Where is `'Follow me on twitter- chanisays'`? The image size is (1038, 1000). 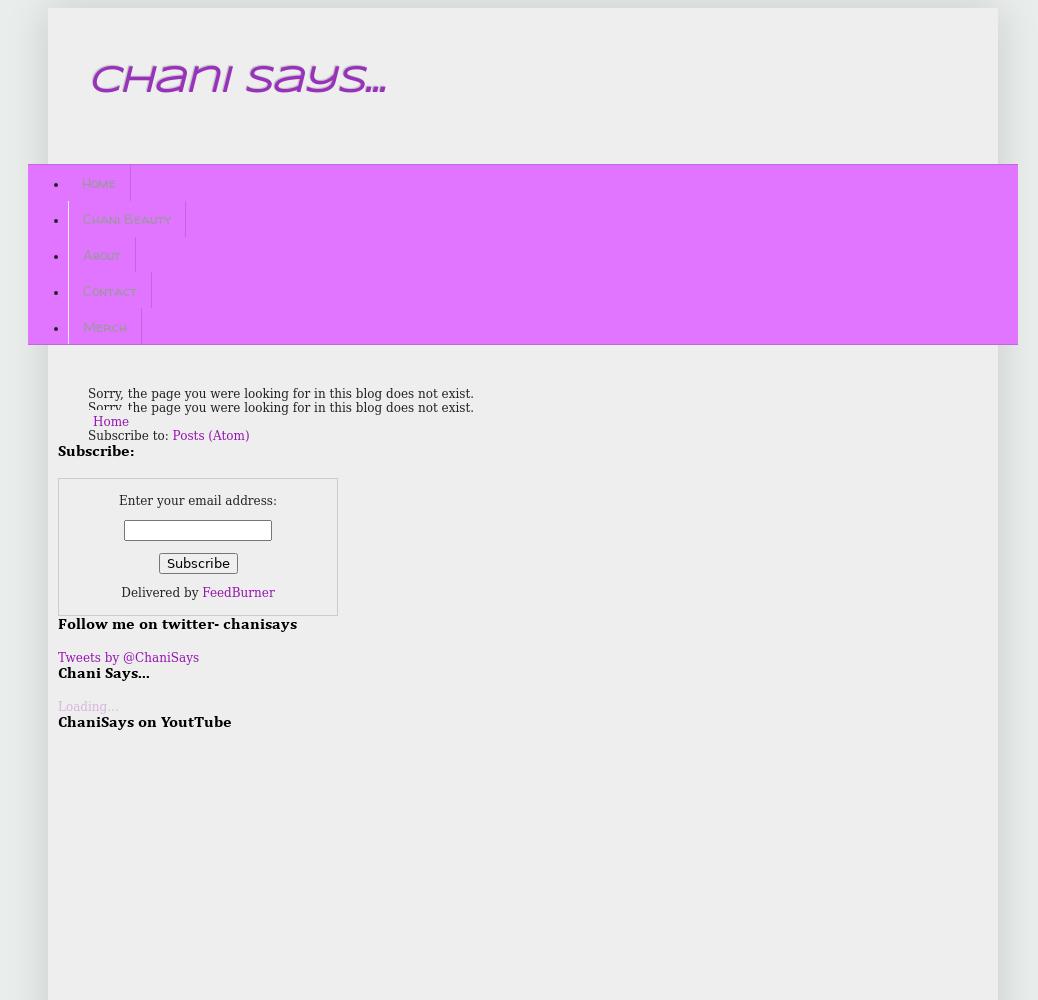 'Follow me on twitter- chanisays' is located at coordinates (176, 623).